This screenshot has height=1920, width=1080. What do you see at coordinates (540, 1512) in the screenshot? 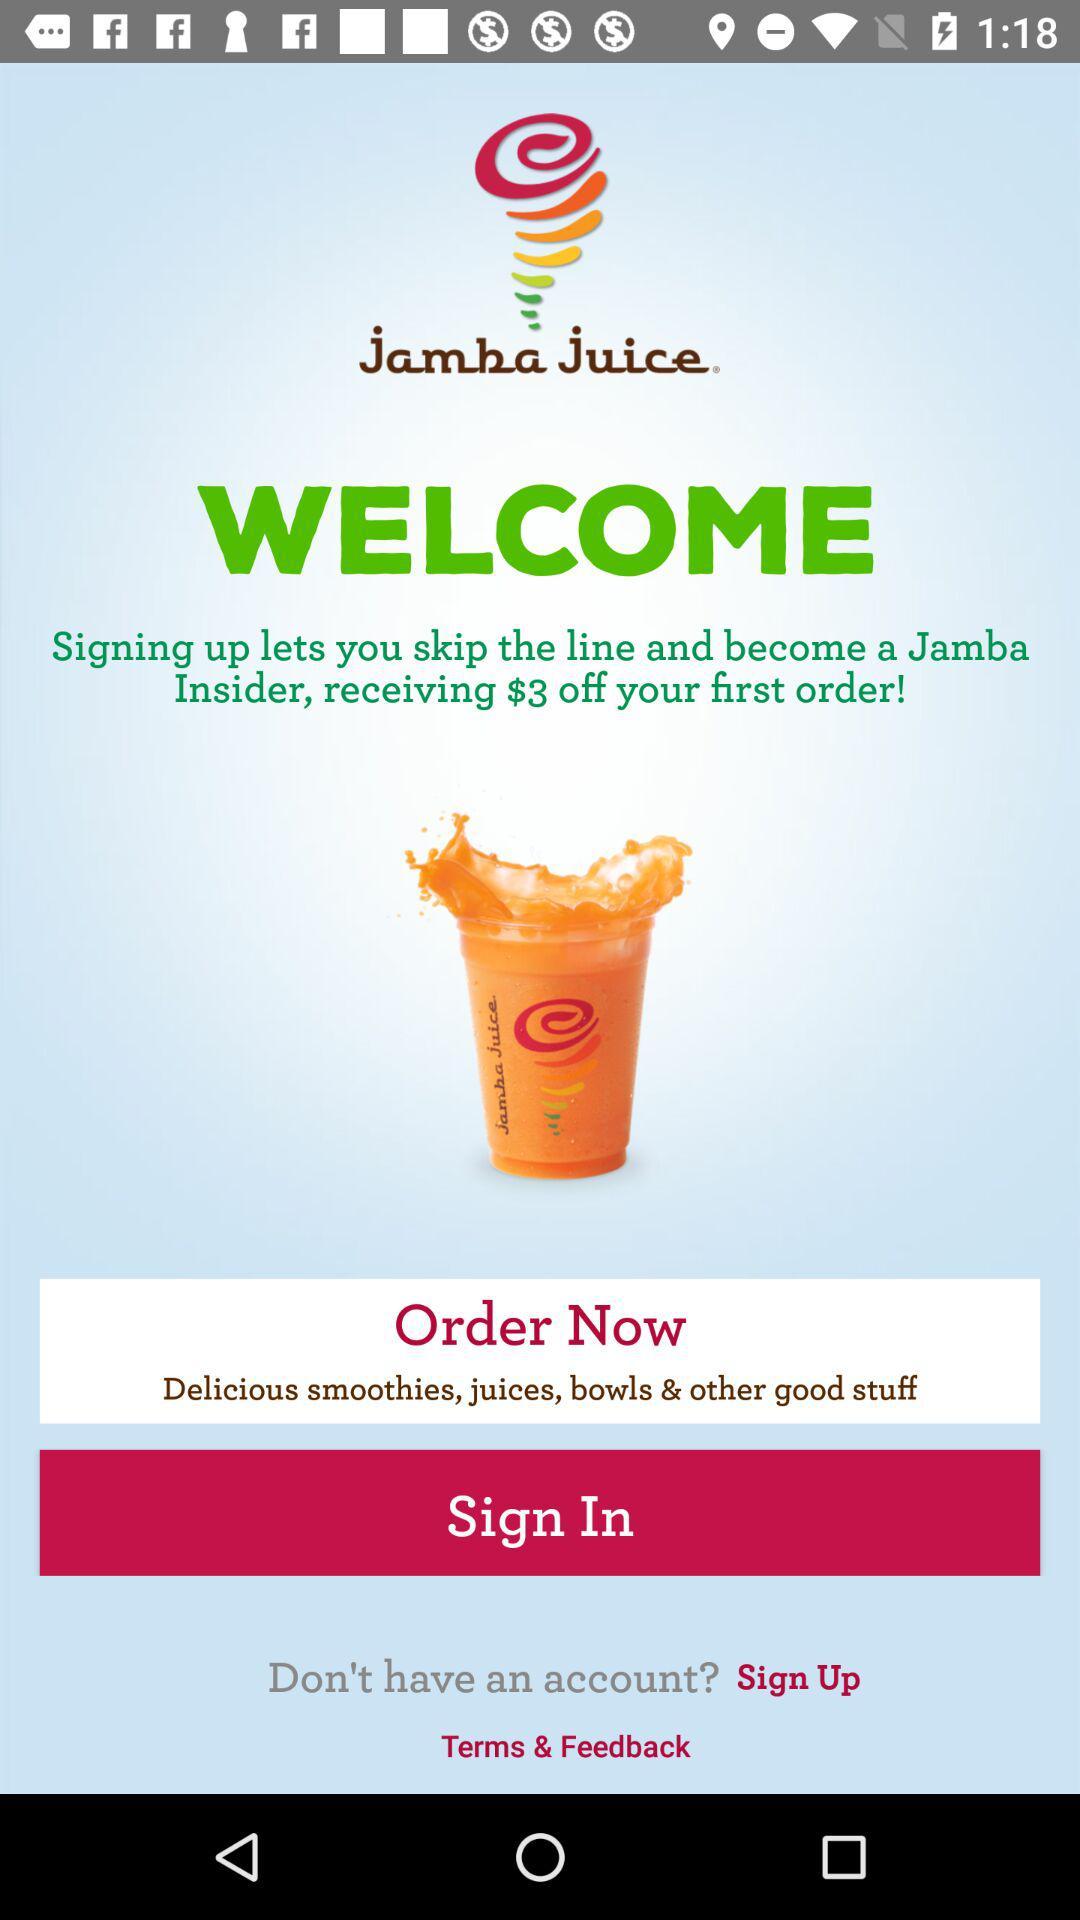
I see `the icon above the sign up icon` at bounding box center [540, 1512].